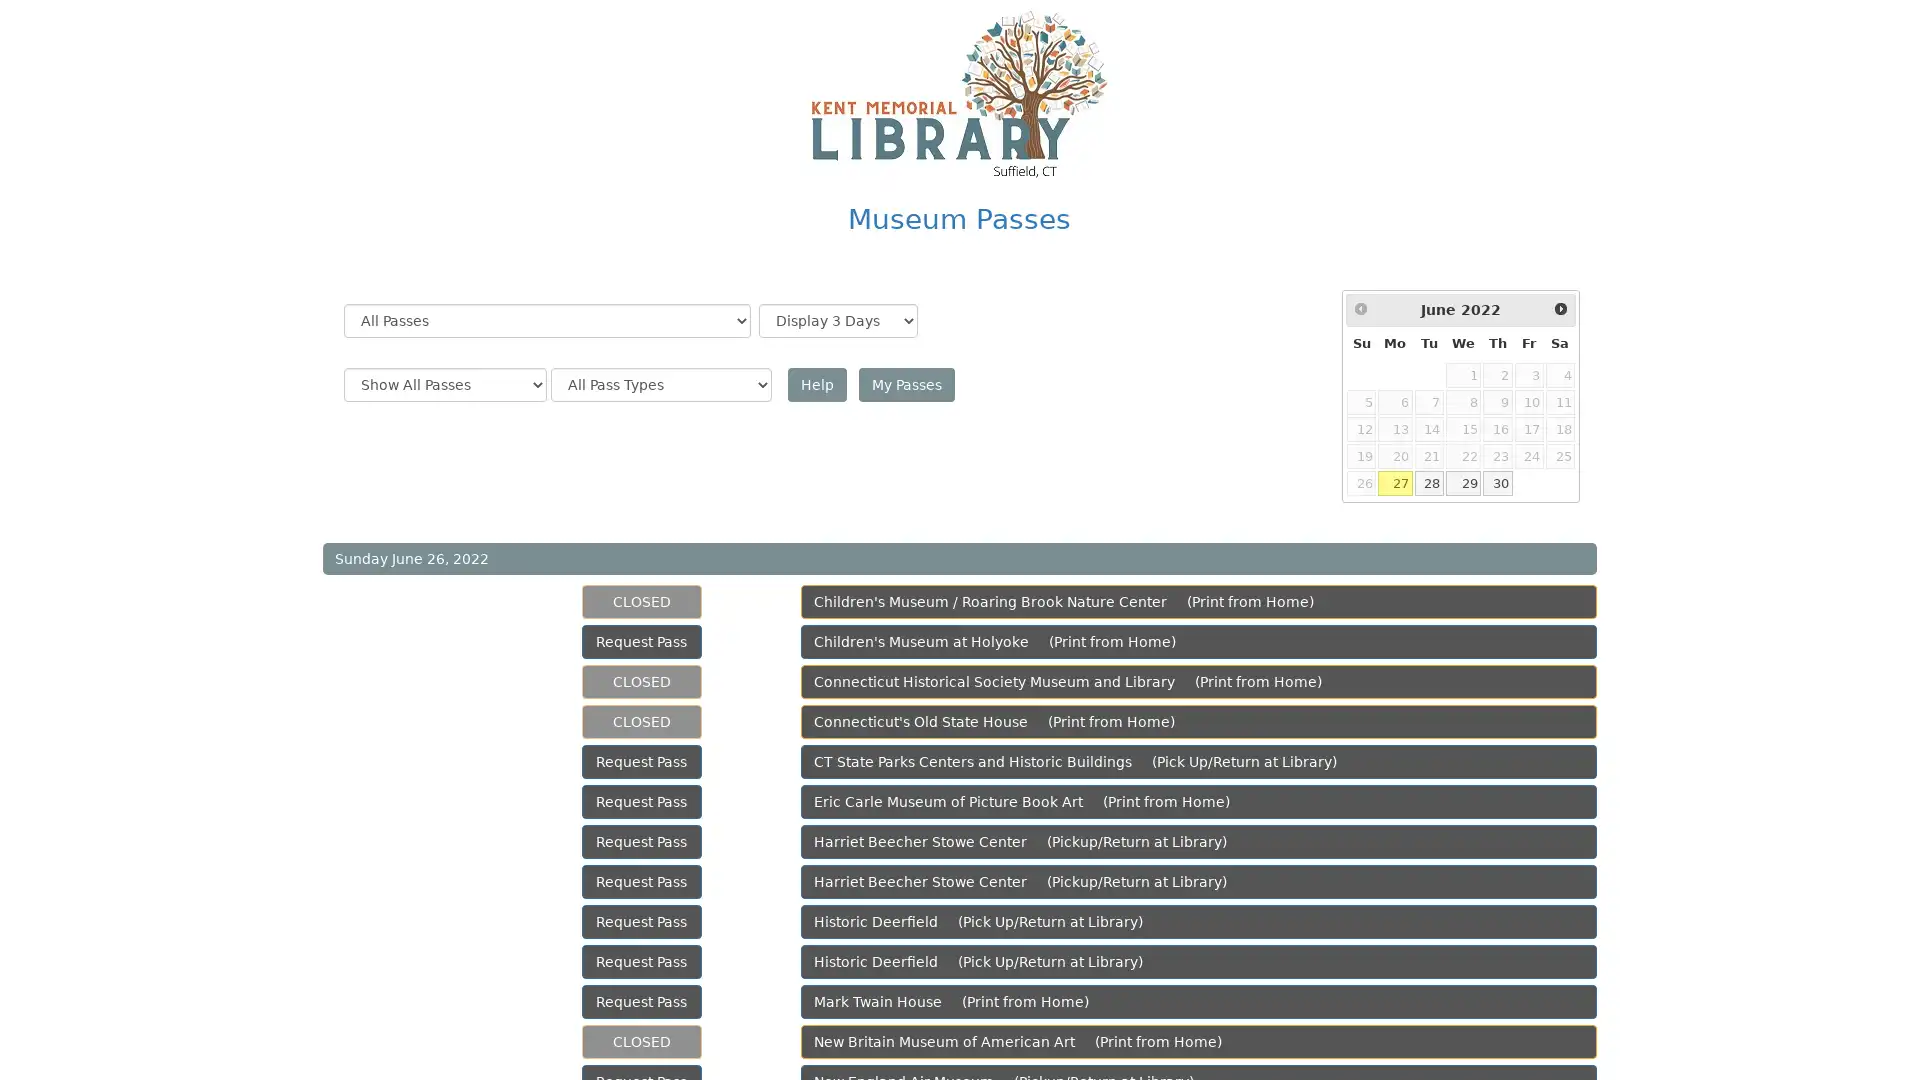 This screenshot has height=1080, width=1920. I want to click on CLOSED, so click(641, 721).